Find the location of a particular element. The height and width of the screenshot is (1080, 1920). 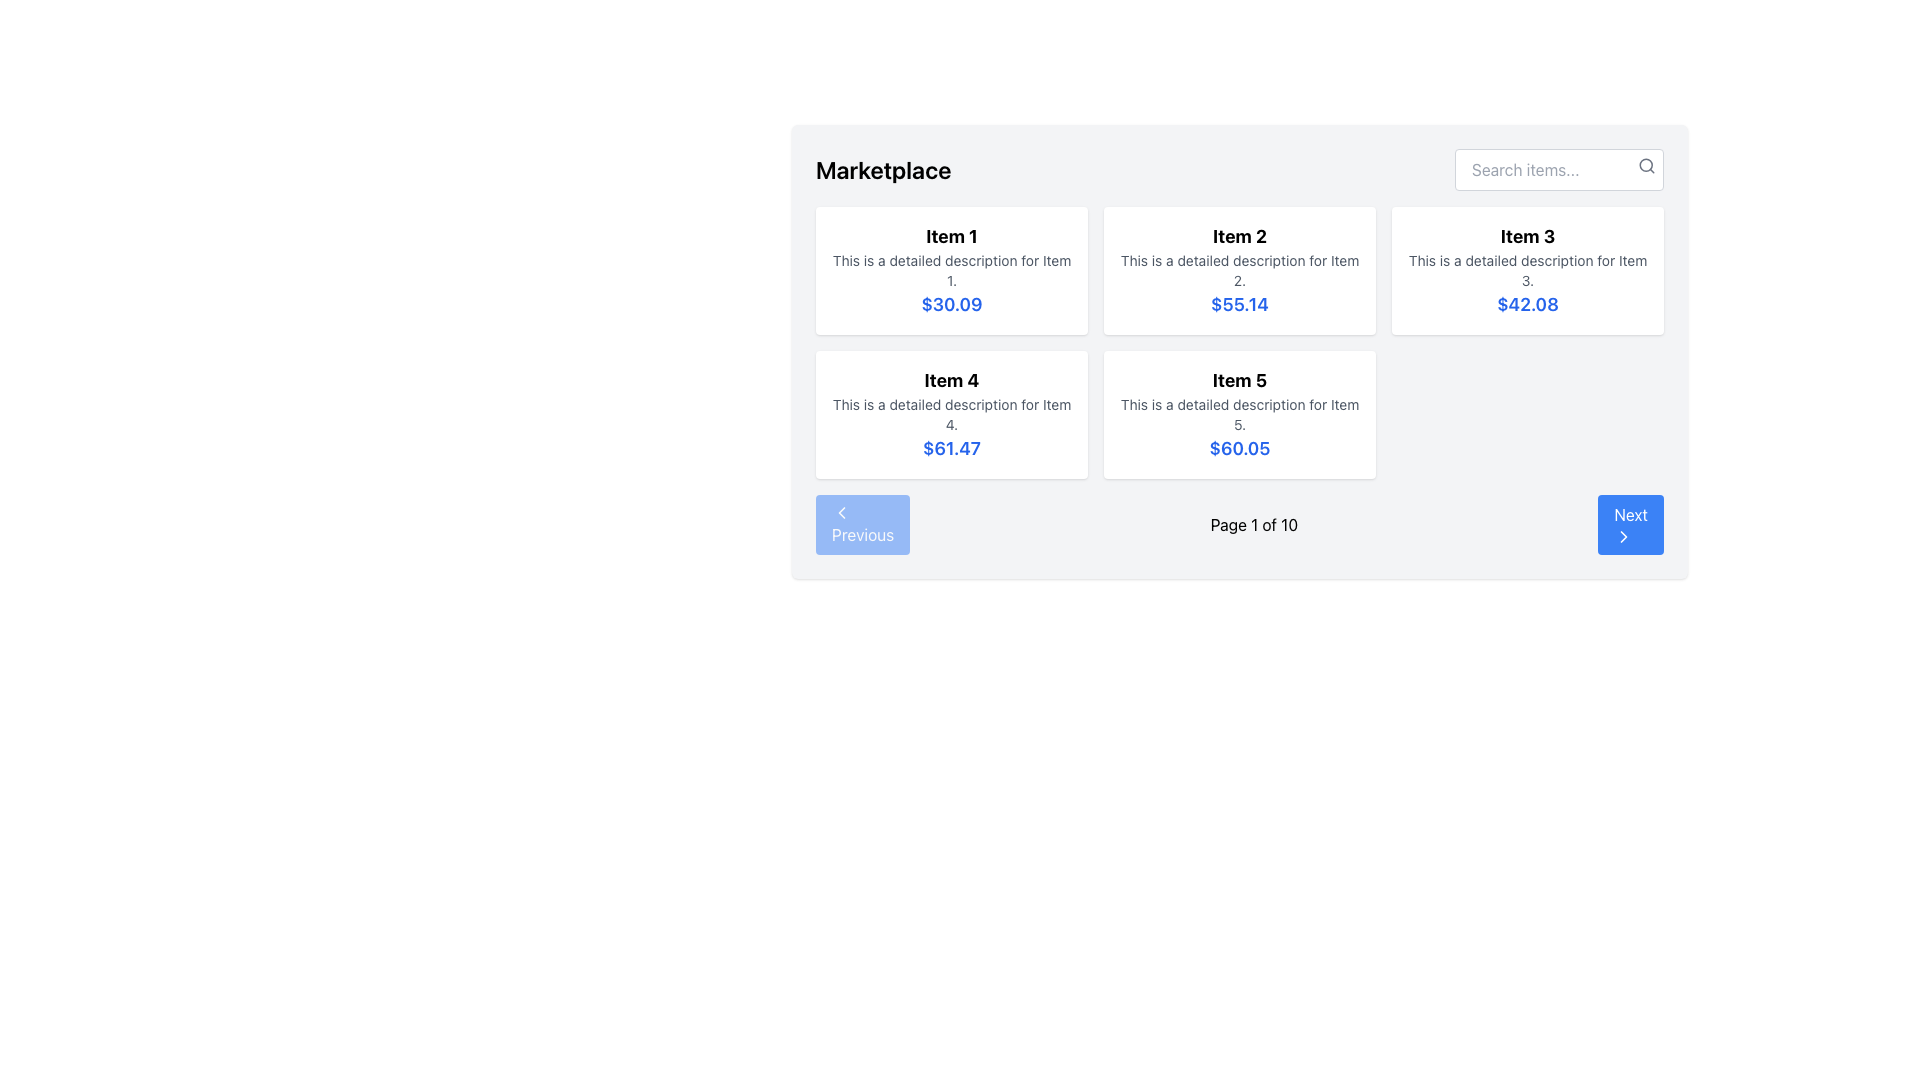

the rightward-pointing chevron icon inside the blue rectangular 'Next' button is located at coordinates (1624, 535).